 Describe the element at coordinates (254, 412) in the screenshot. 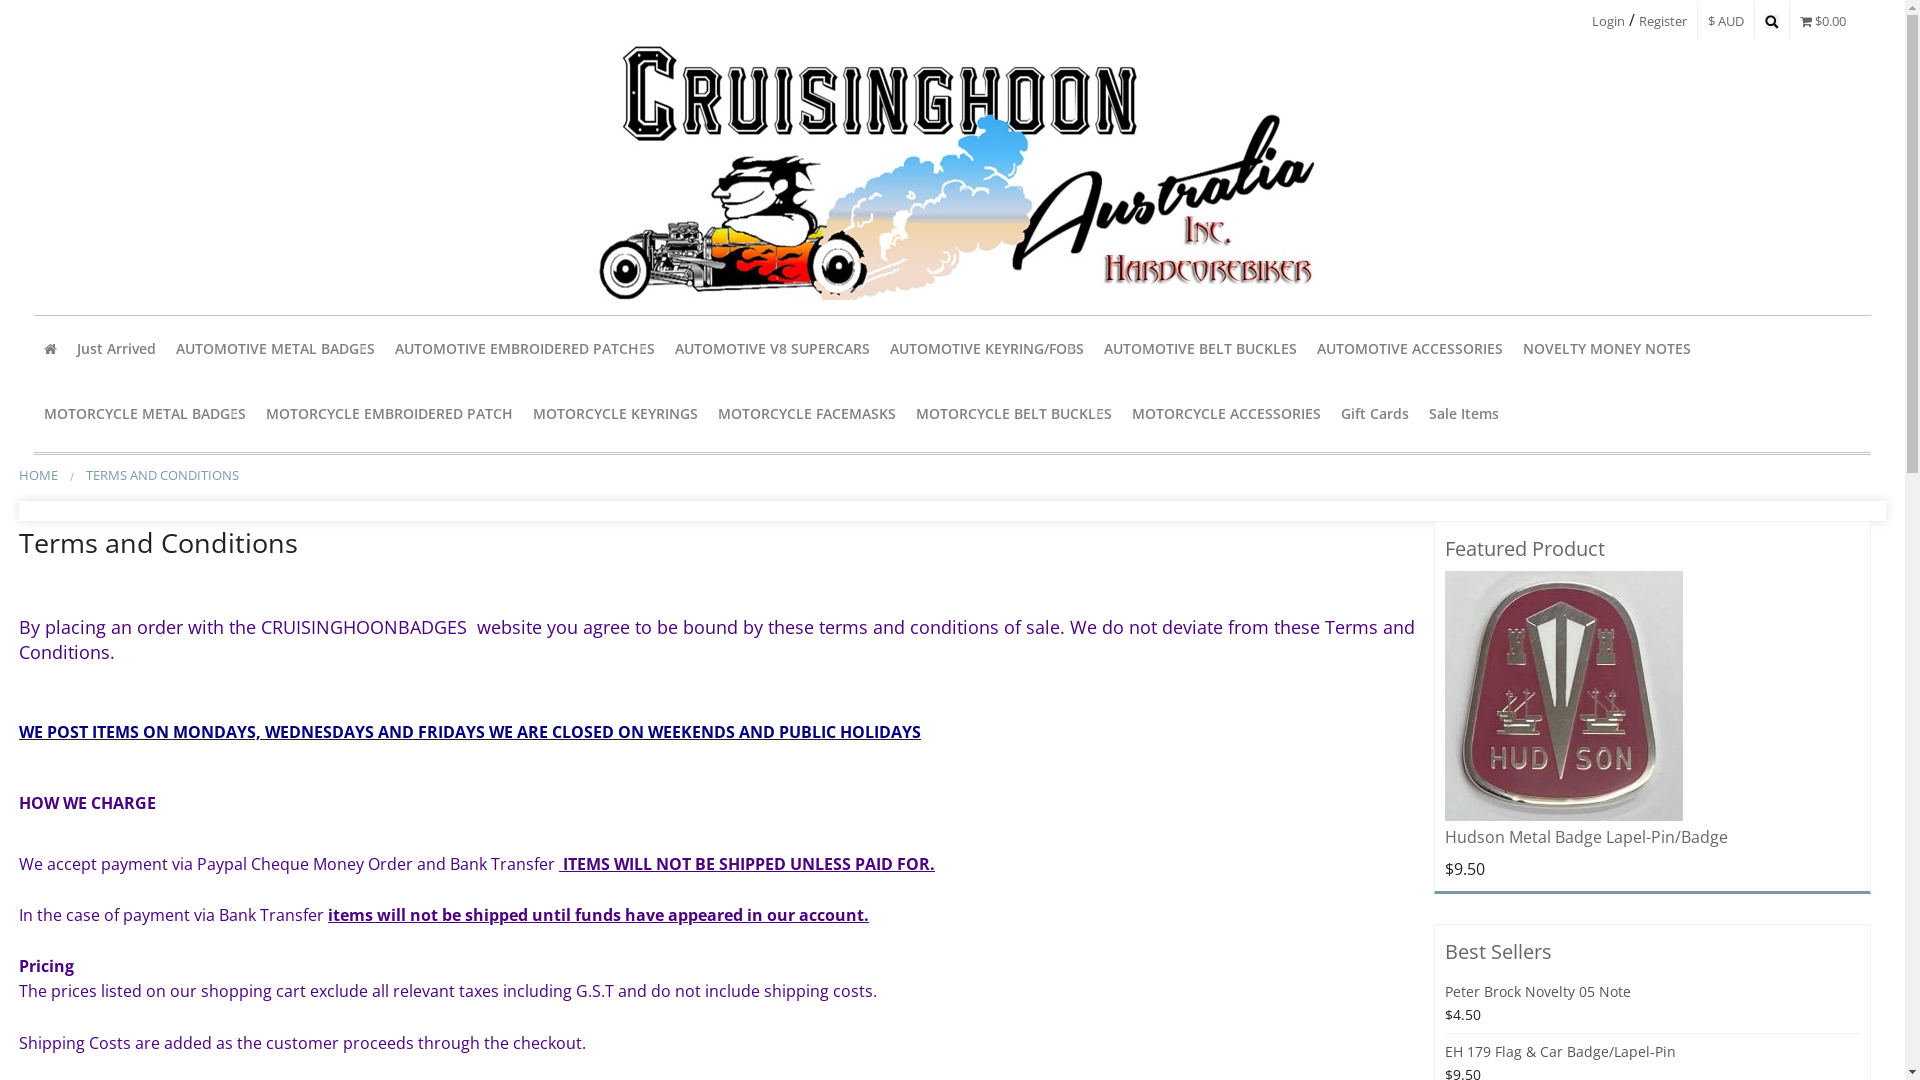

I see `'MOTORCYCLE EMBROIDERED PATCH'` at that location.